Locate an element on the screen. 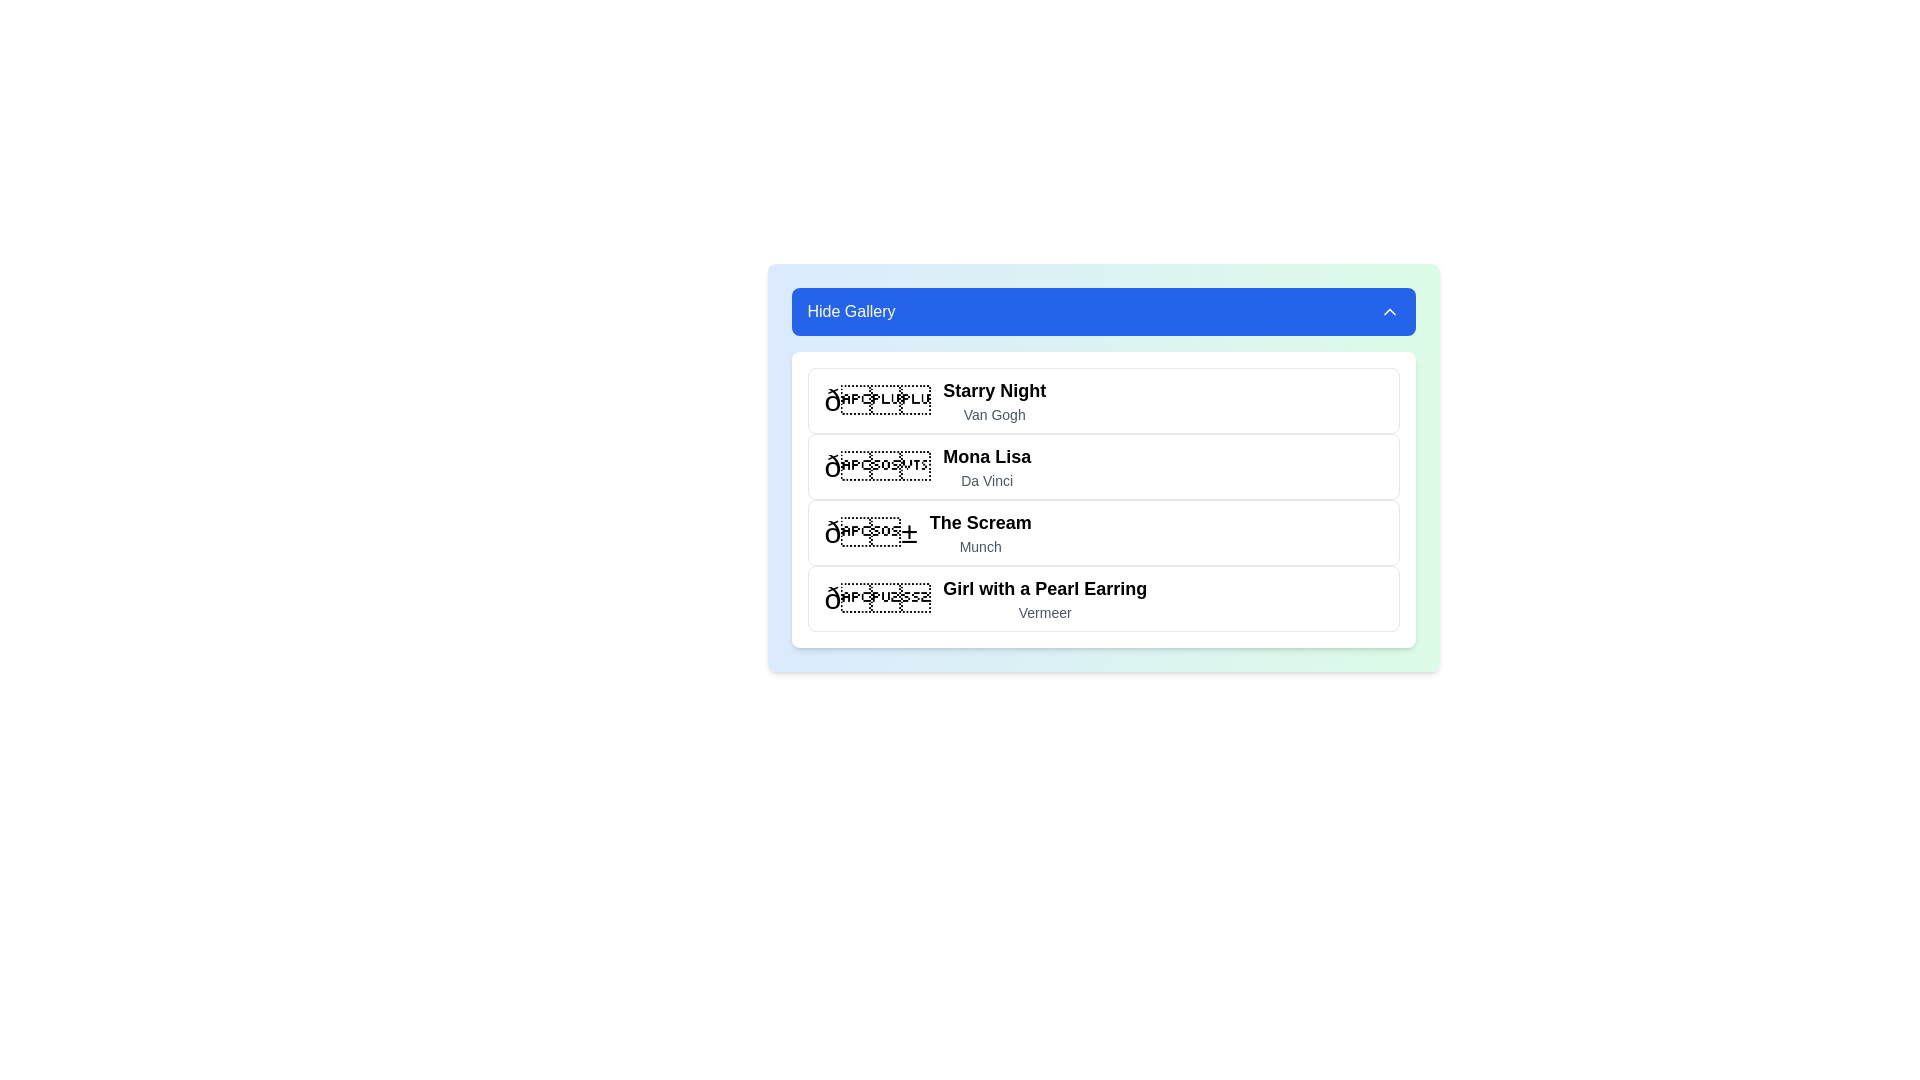  the gallery entry for 'Mona Lisa' by Da Vinci, which is the second item in a vertical list of four items, located below 'Starry Night' and above 'The Scream', within the 'Hide Gallery' panel is located at coordinates (1102, 467).